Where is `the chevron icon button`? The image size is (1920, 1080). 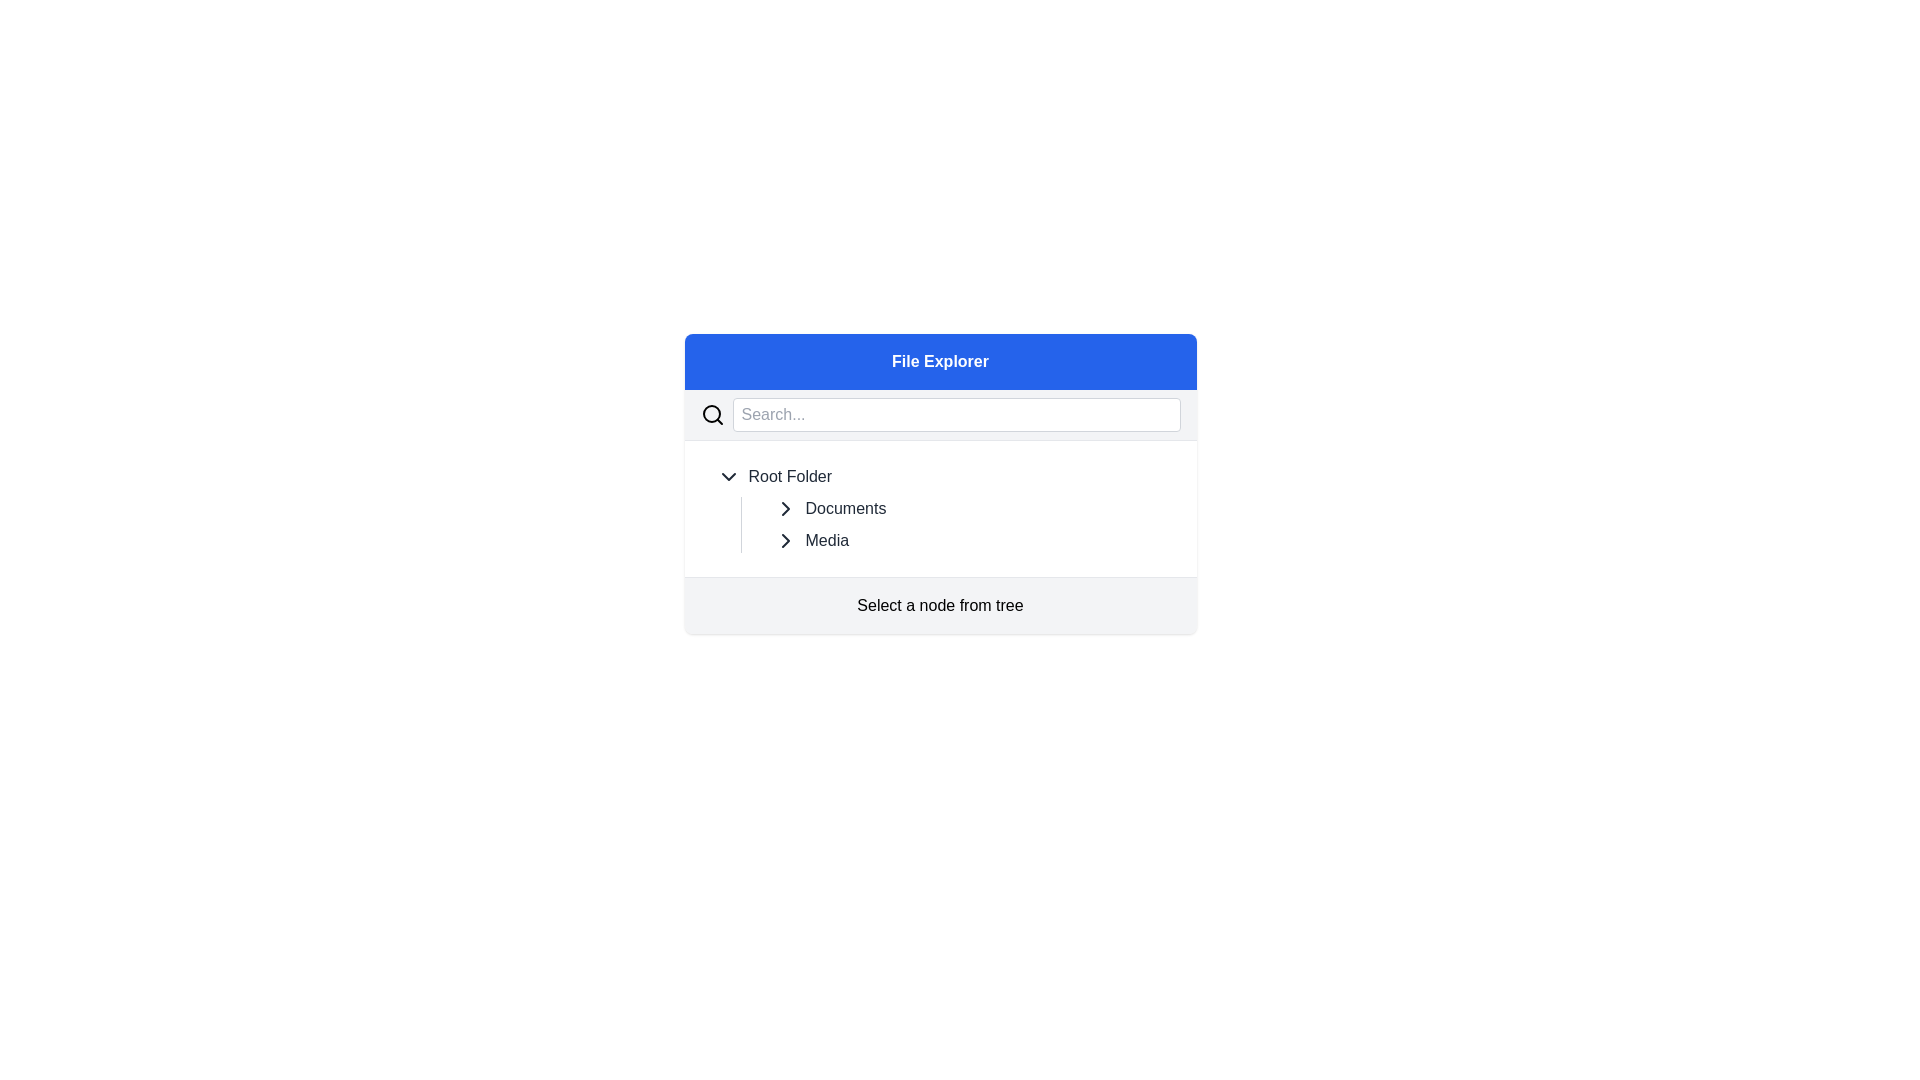
the chevron icon button is located at coordinates (727, 477).